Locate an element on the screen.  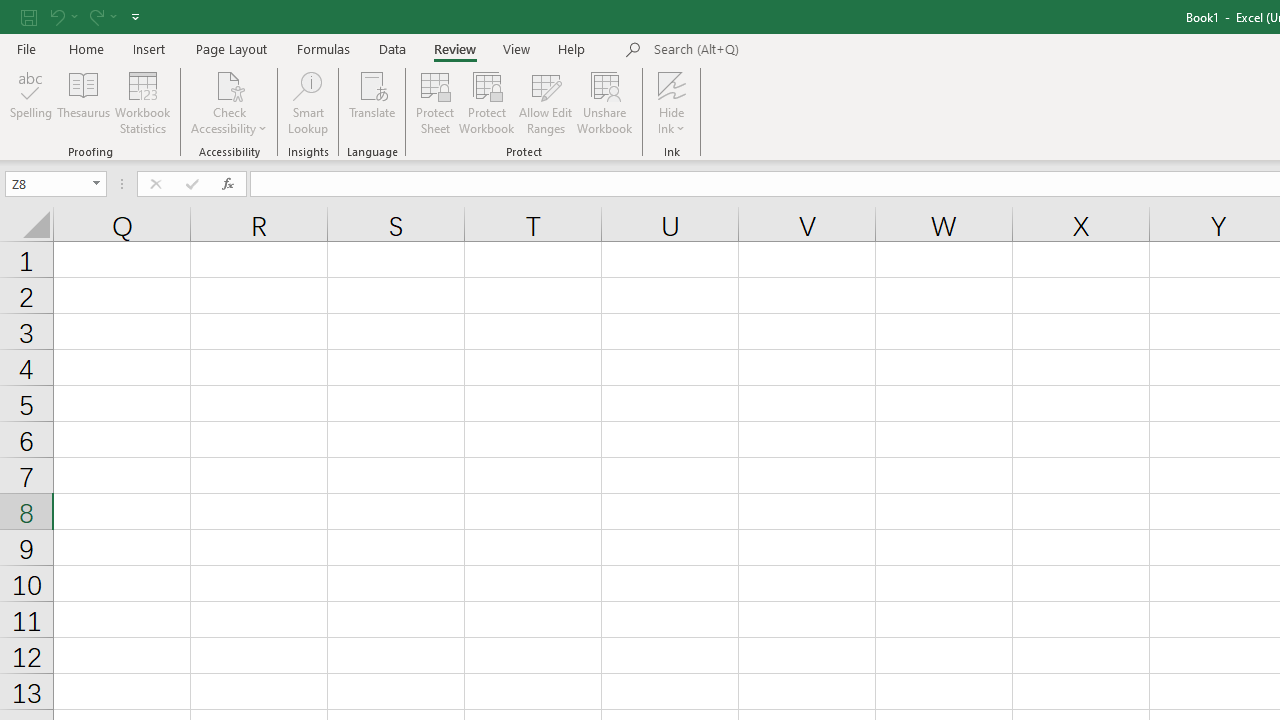
'Help' is located at coordinates (571, 48).